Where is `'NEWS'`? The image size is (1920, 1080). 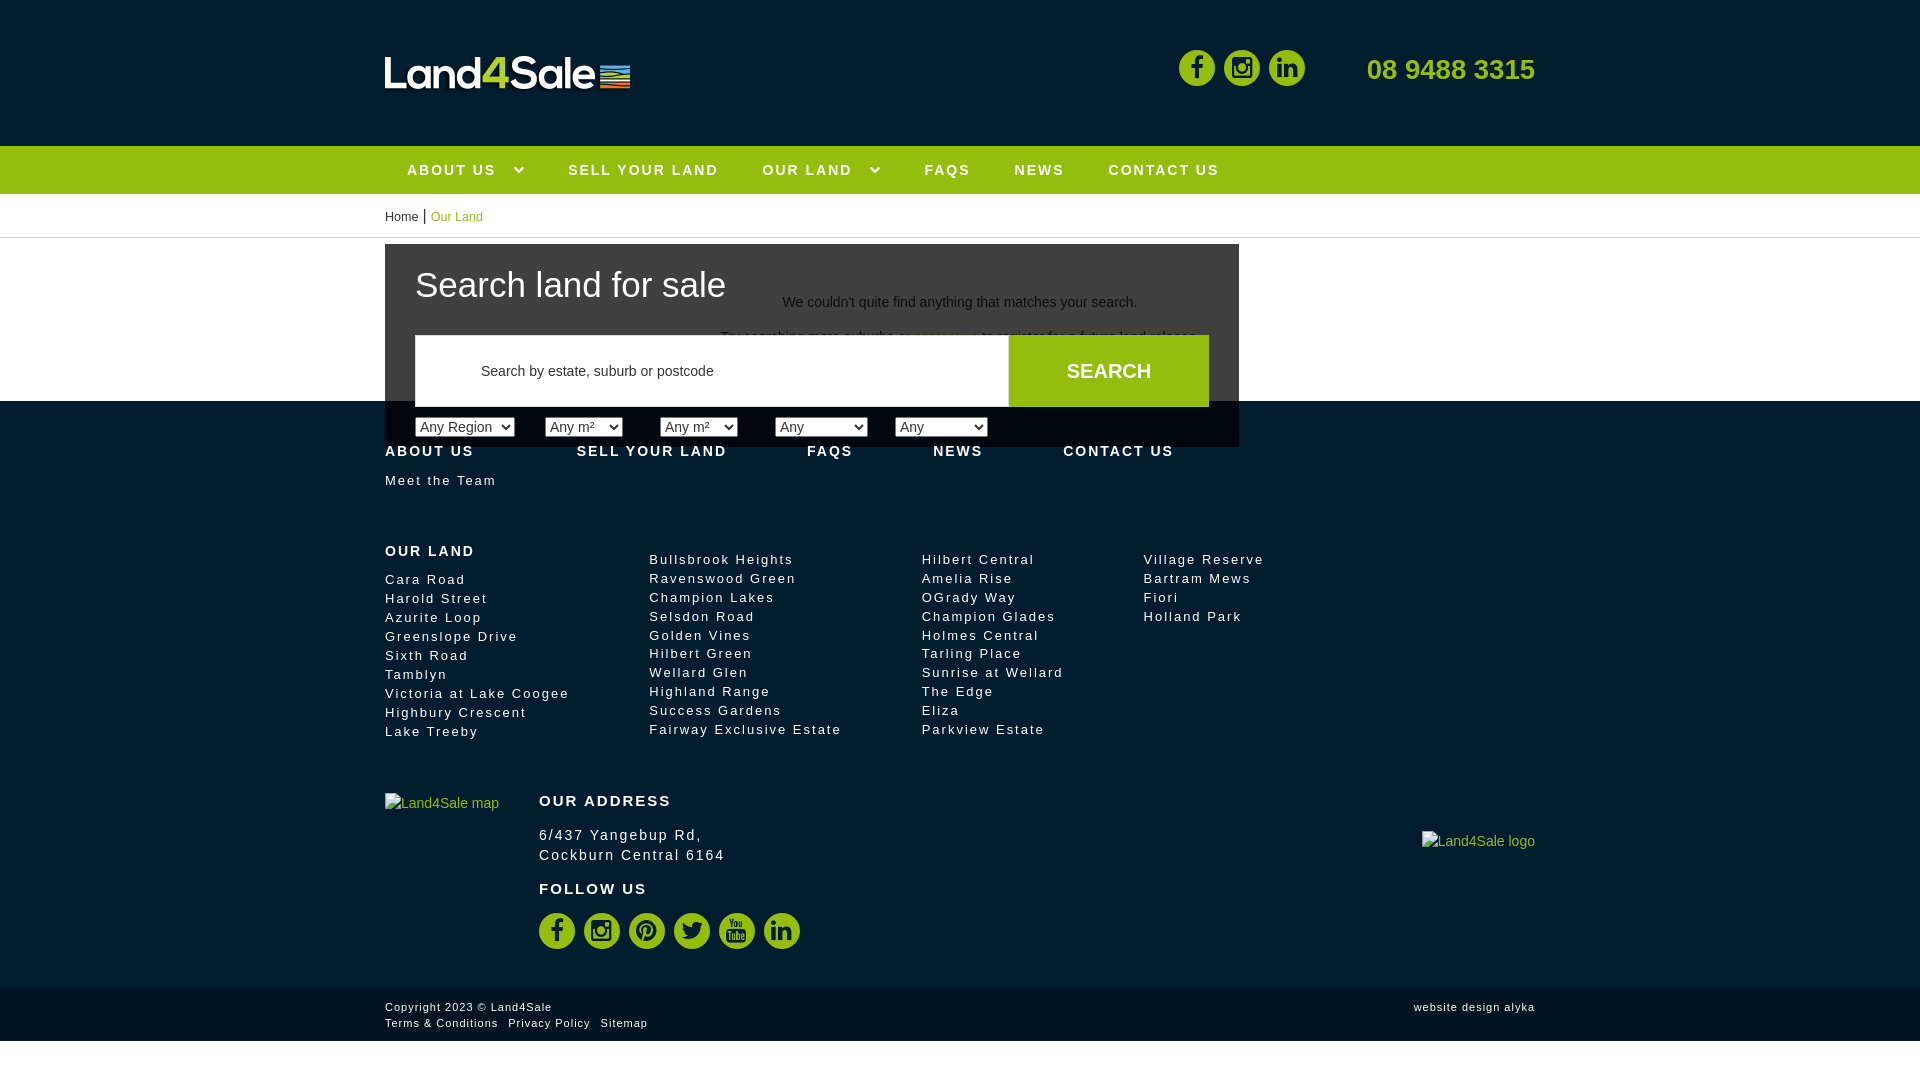
'NEWS' is located at coordinates (957, 451).